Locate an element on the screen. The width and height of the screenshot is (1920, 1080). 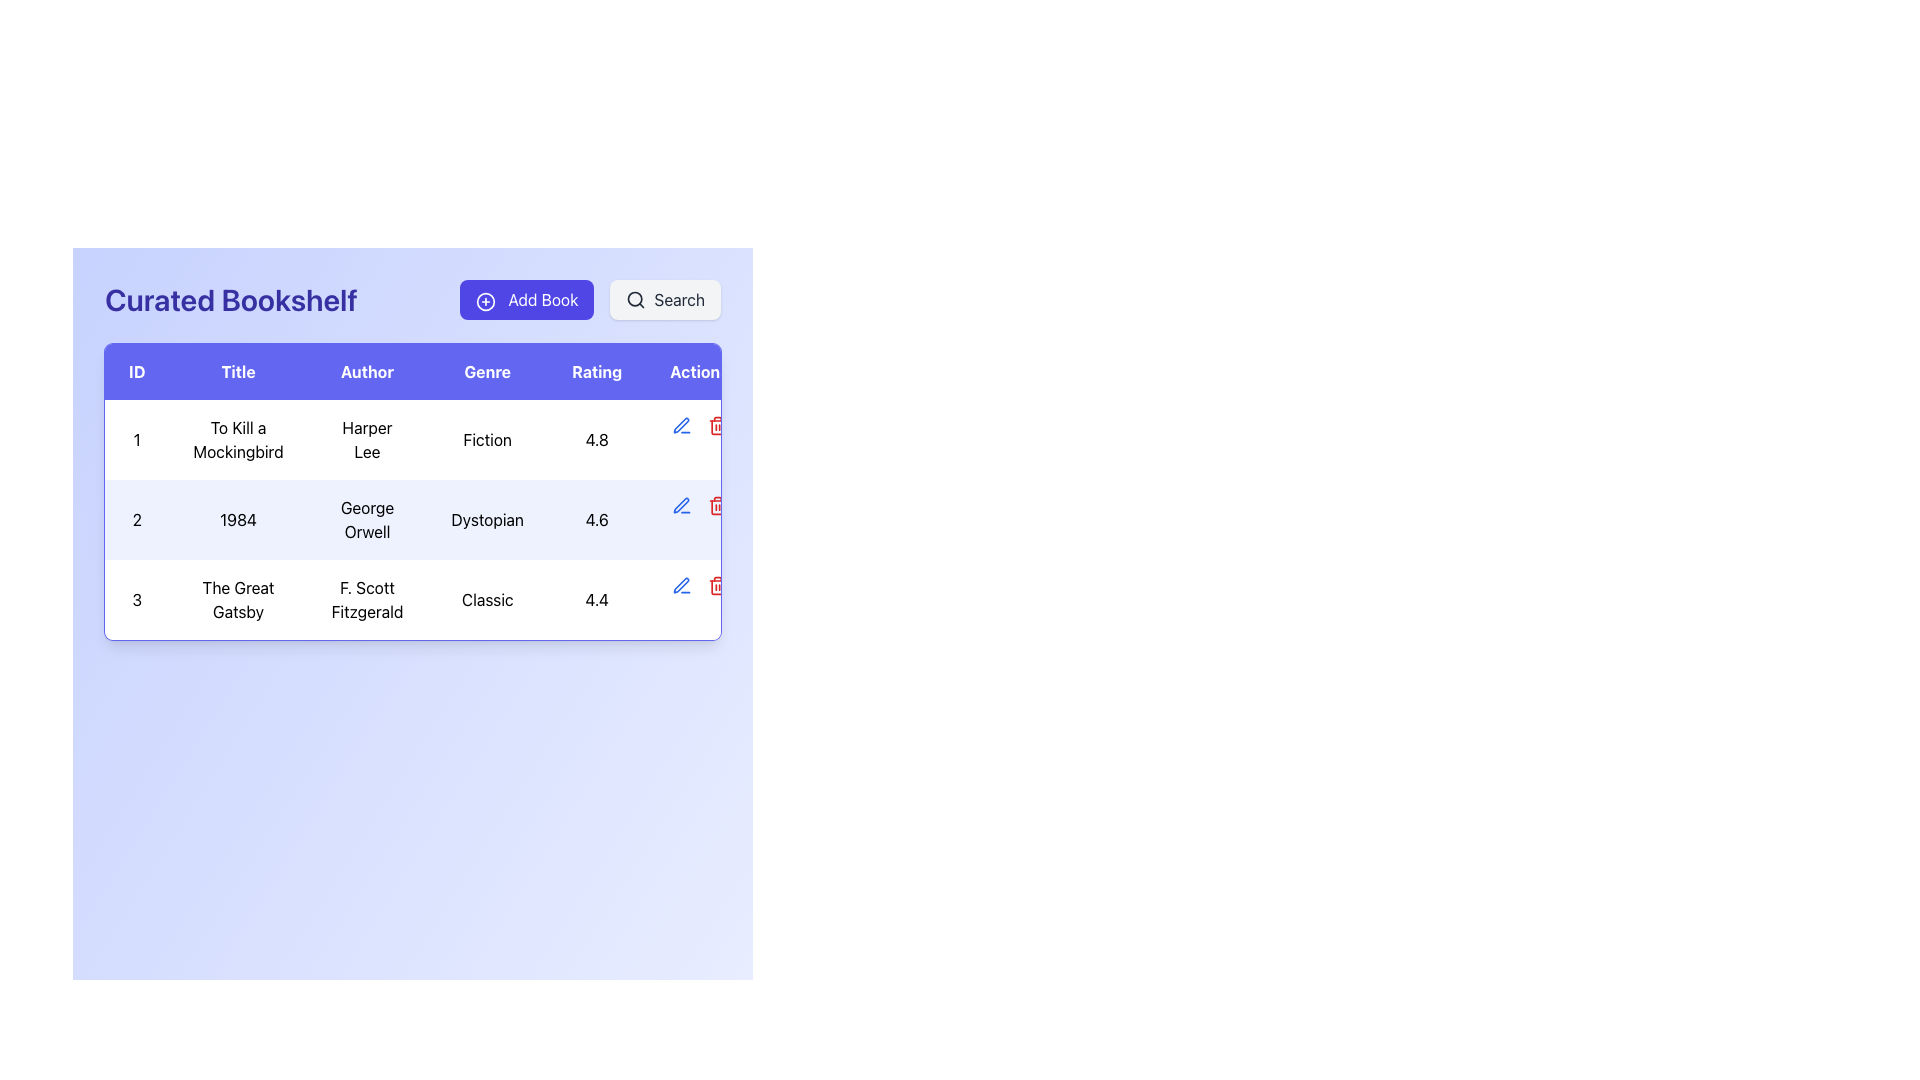
the delete icon button associated with the row for the book 'To Kill a Mockingbird' is located at coordinates (717, 424).